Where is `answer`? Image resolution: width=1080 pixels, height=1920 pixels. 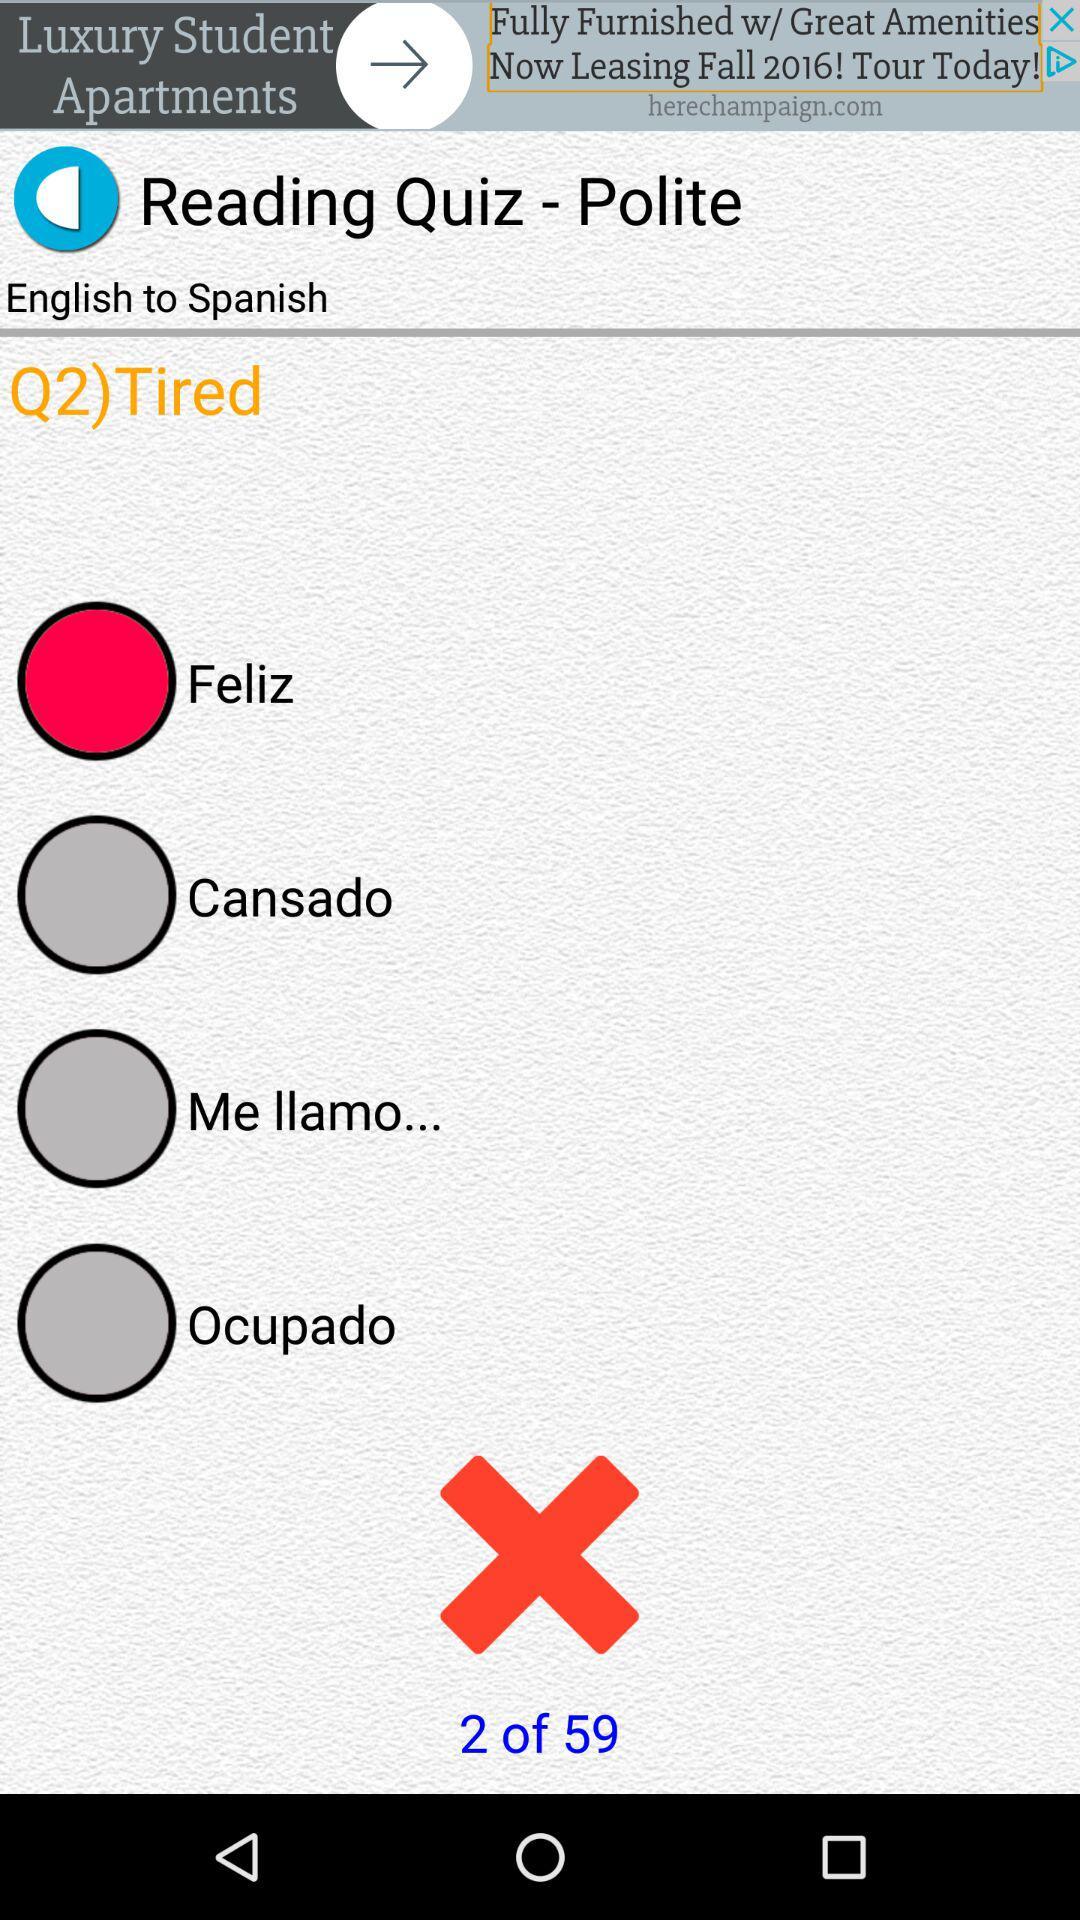 answer is located at coordinates (97, 894).